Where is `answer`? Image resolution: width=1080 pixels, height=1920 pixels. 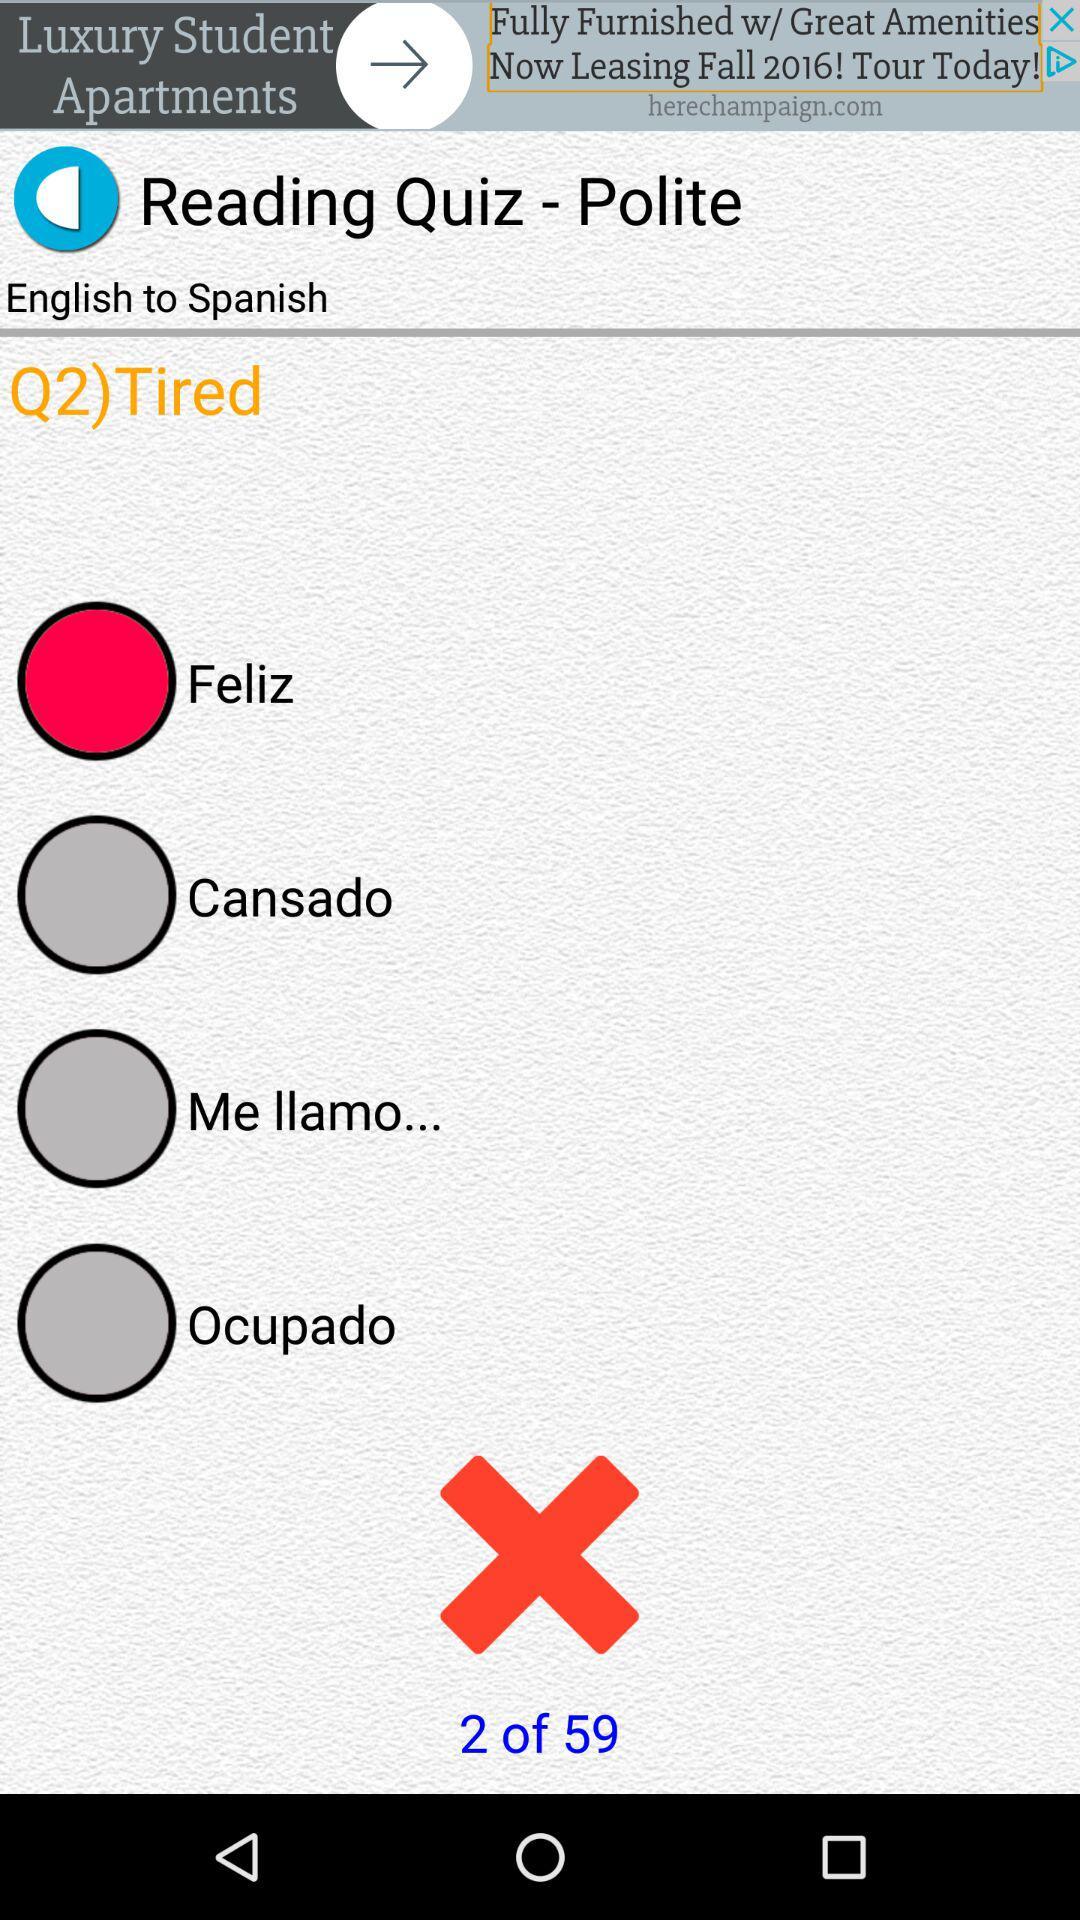 answer is located at coordinates (97, 894).